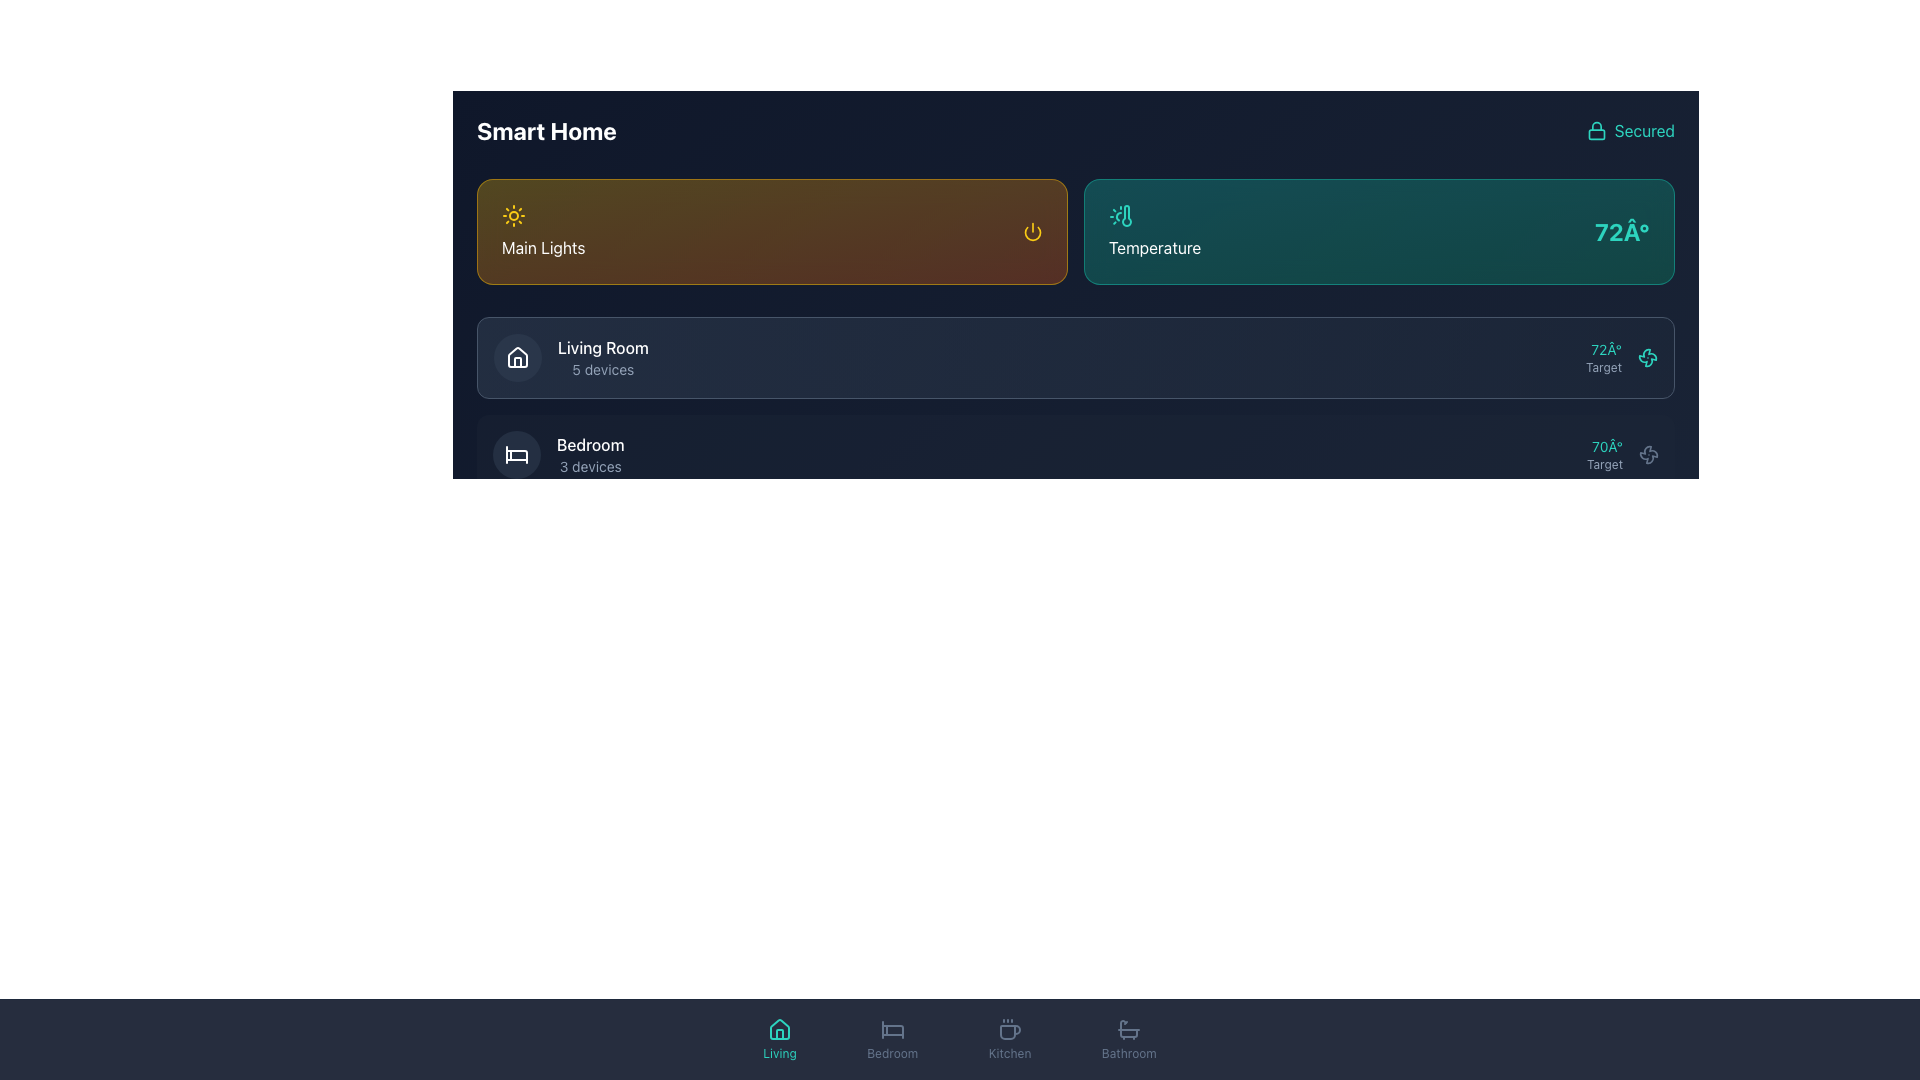  Describe the element at coordinates (1647, 357) in the screenshot. I see `the teal circular fan icon with radial blades located in the middle-right area of the Bedroom card, near the 'Target' label and temperature value` at that location.